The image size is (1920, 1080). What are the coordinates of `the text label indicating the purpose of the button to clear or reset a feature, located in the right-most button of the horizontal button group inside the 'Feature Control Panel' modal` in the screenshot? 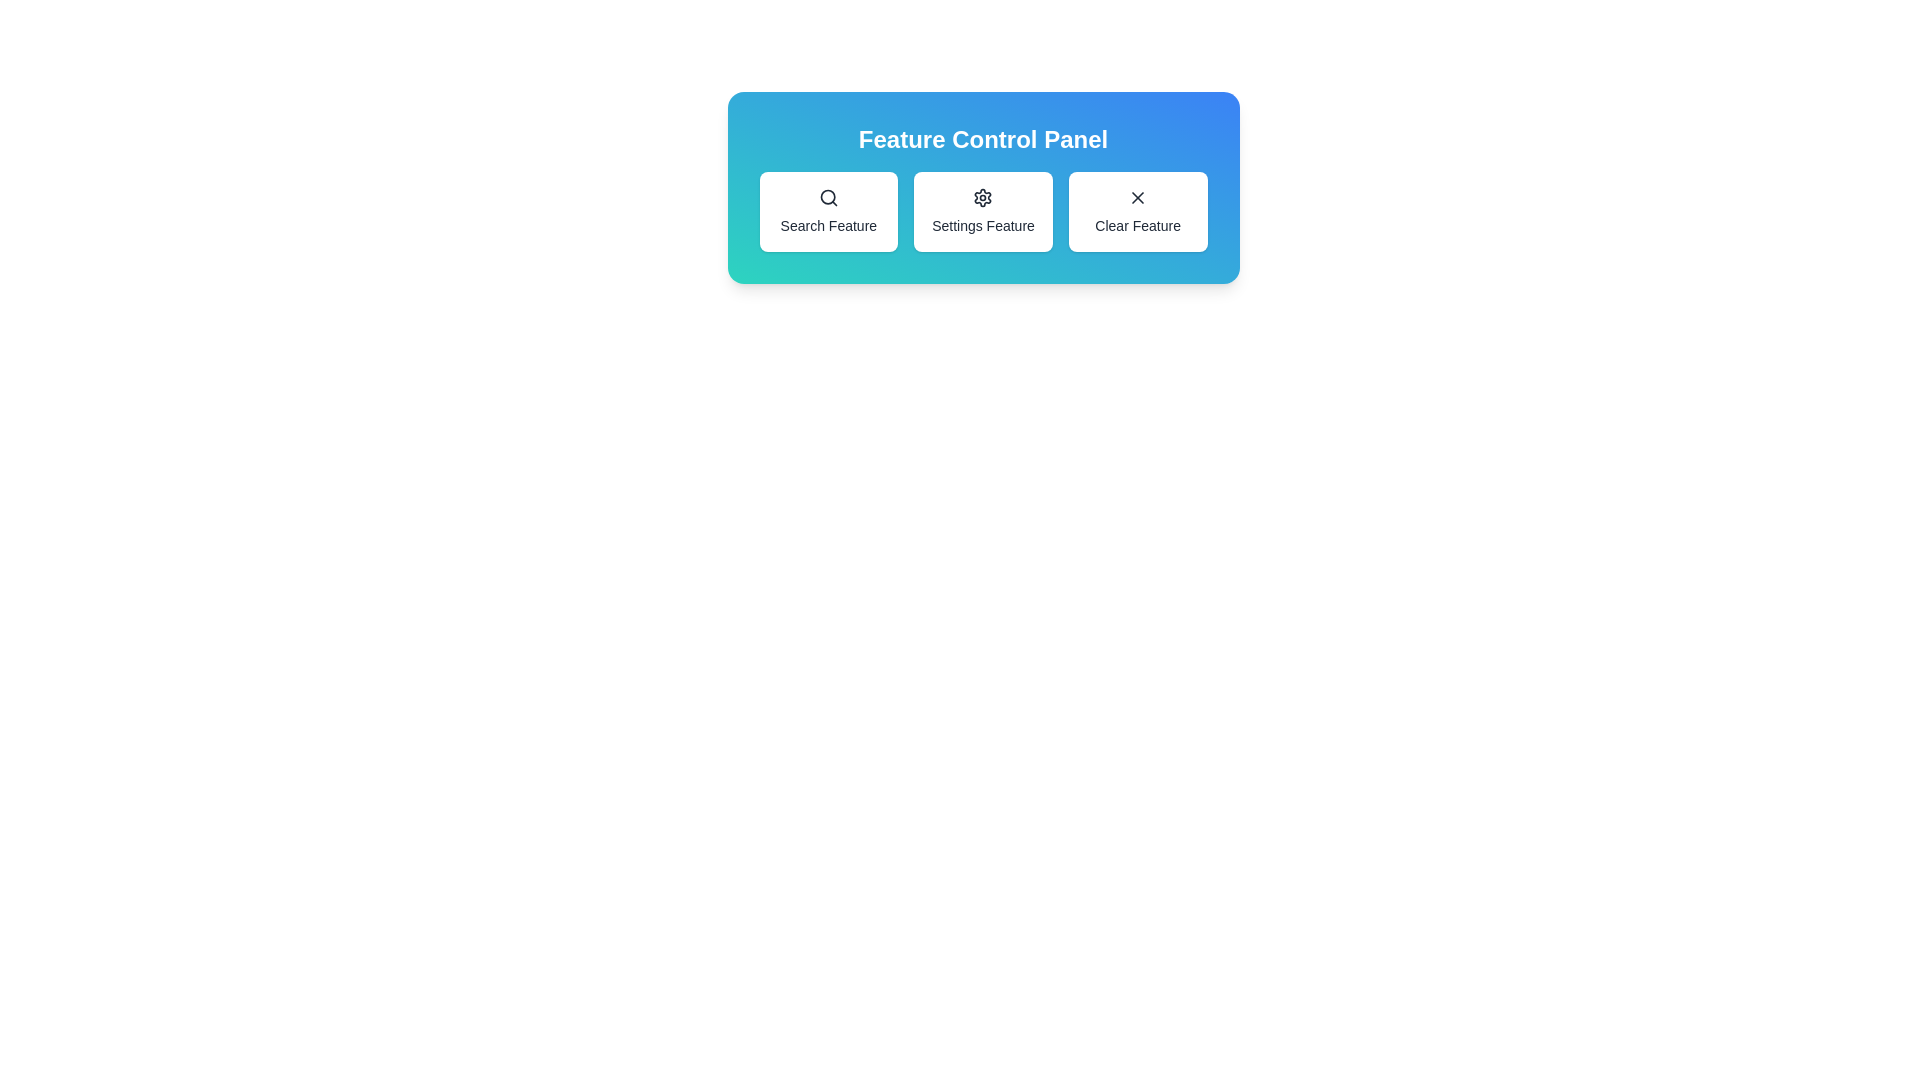 It's located at (1138, 225).